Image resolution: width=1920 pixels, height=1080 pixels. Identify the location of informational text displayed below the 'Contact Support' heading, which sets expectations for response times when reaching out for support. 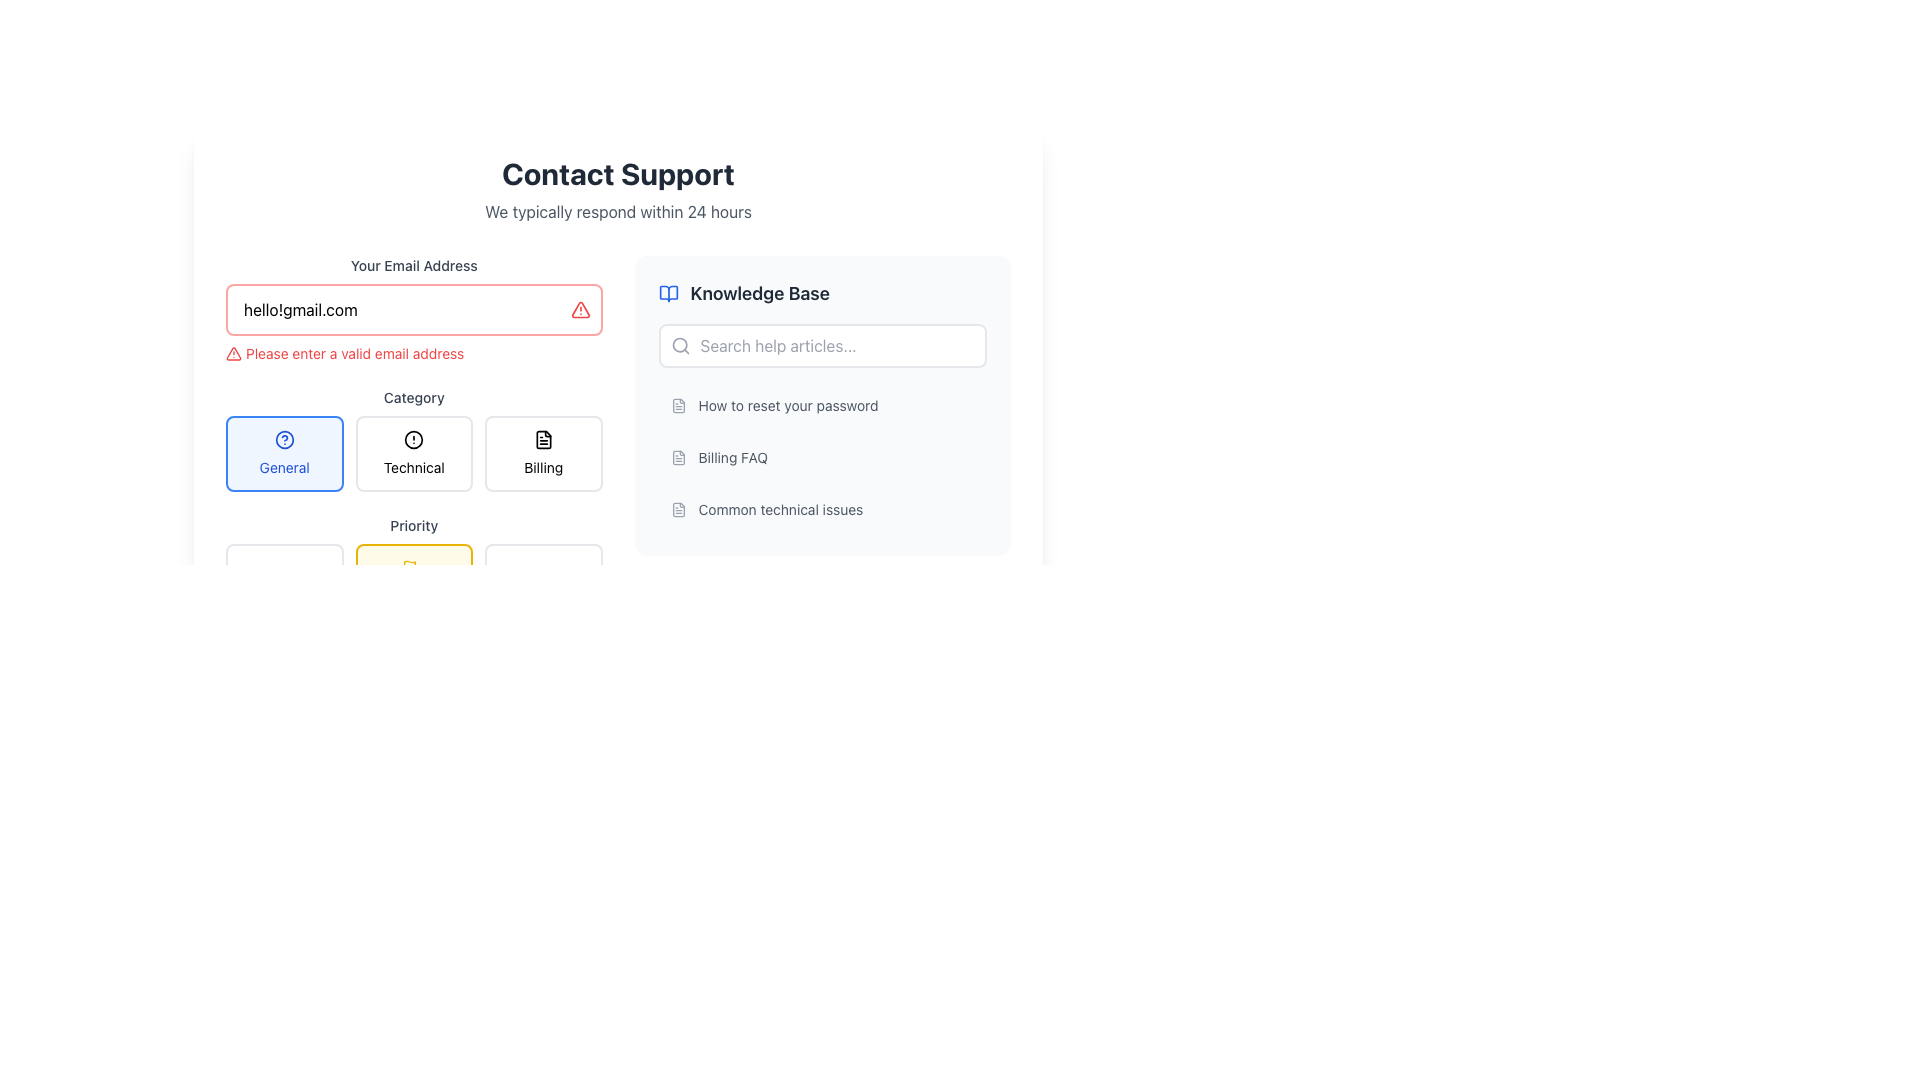
(617, 212).